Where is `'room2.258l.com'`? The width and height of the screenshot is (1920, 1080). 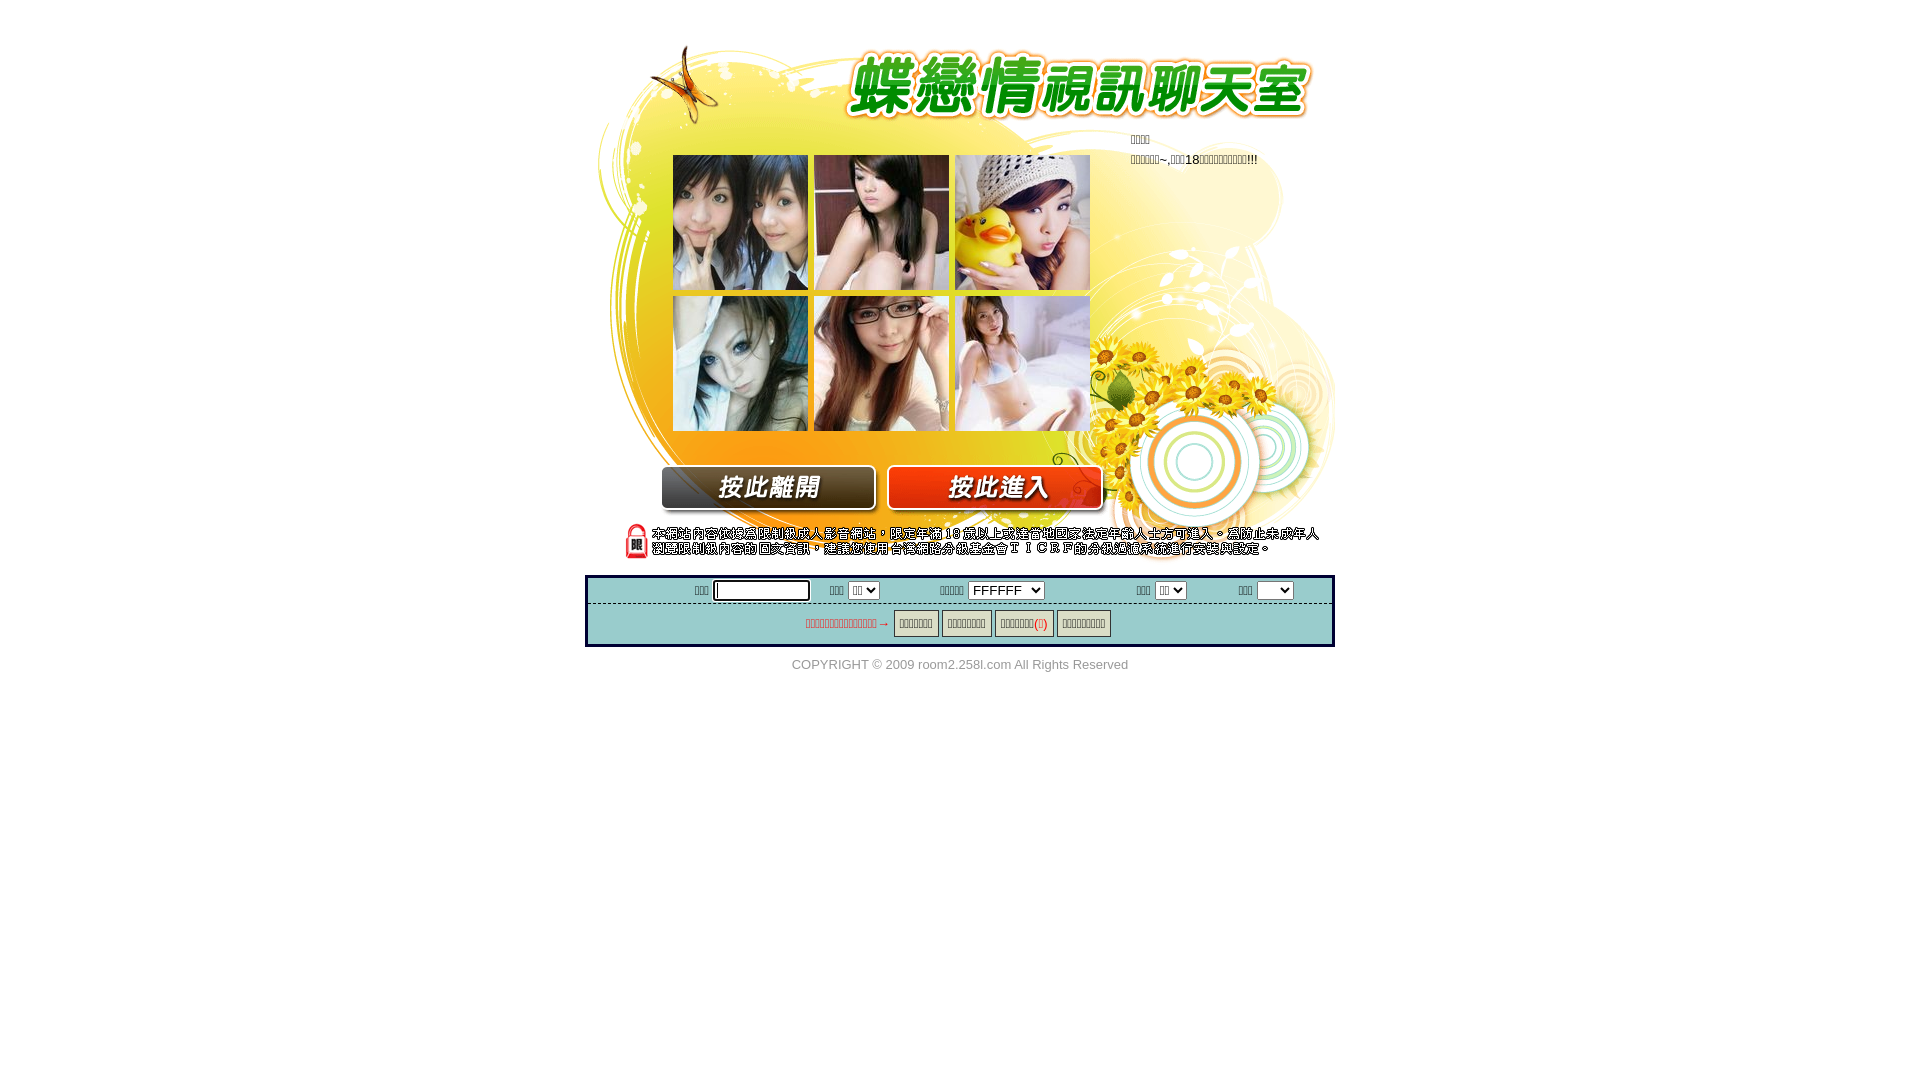
'room2.258l.com' is located at coordinates (964, 663).